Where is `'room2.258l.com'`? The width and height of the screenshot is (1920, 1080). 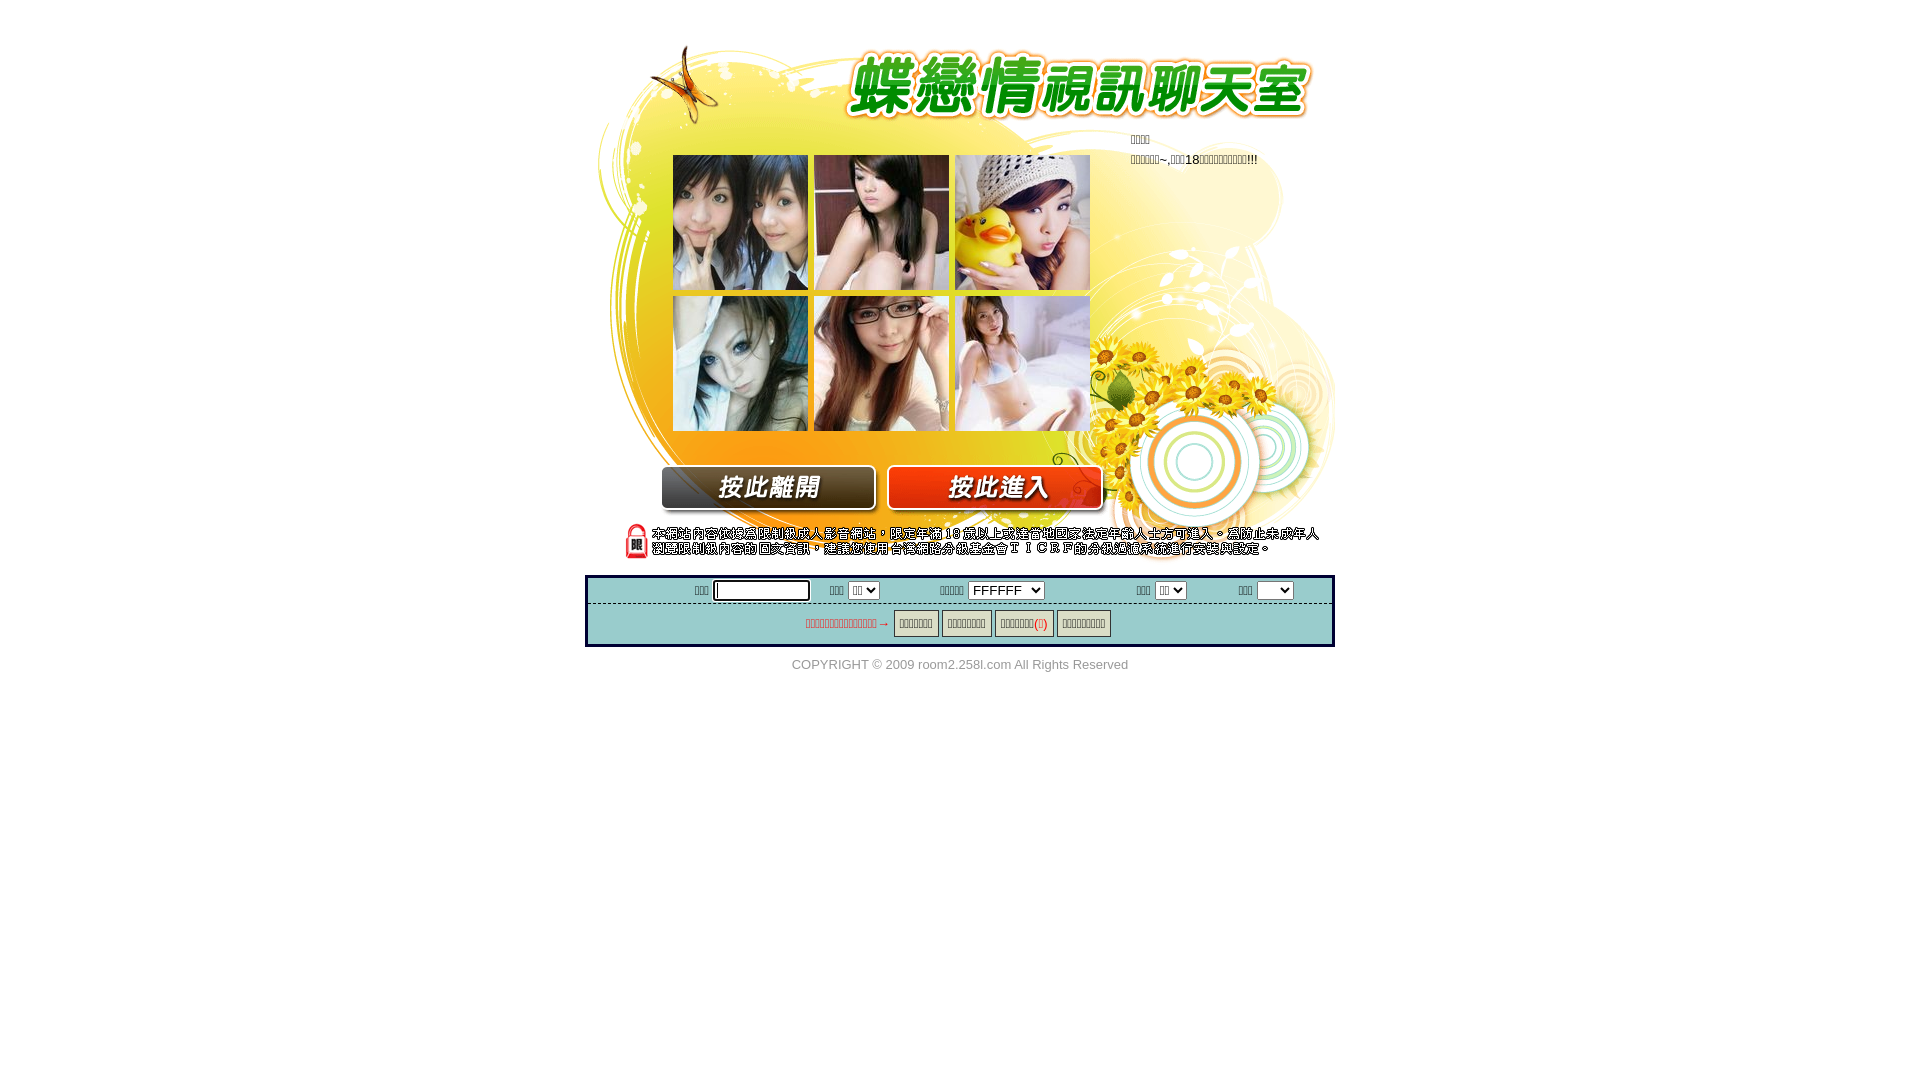
'room2.258l.com' is located at coordinates (964, 663).